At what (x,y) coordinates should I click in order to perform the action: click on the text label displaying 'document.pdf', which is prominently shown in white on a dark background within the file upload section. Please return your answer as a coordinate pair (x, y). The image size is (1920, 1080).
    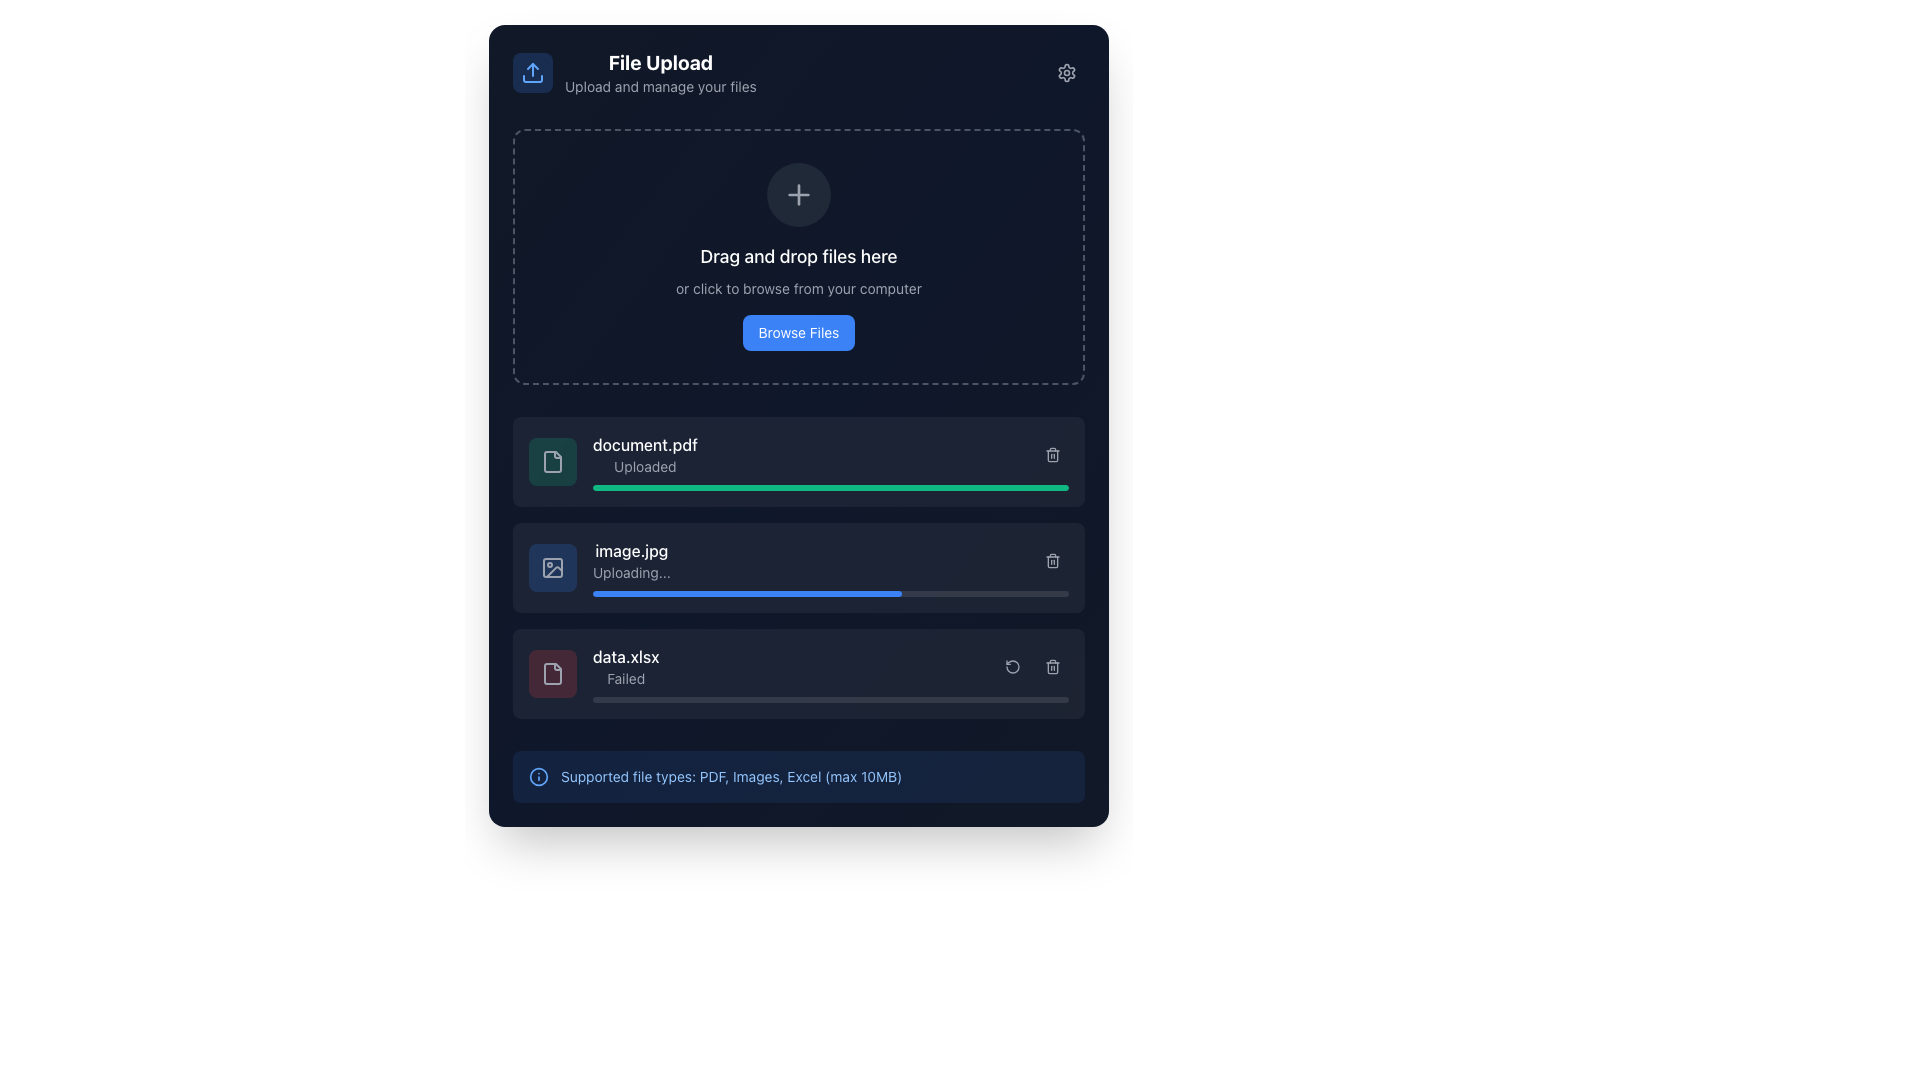
    Looking at the image, I should click on (645, 443).